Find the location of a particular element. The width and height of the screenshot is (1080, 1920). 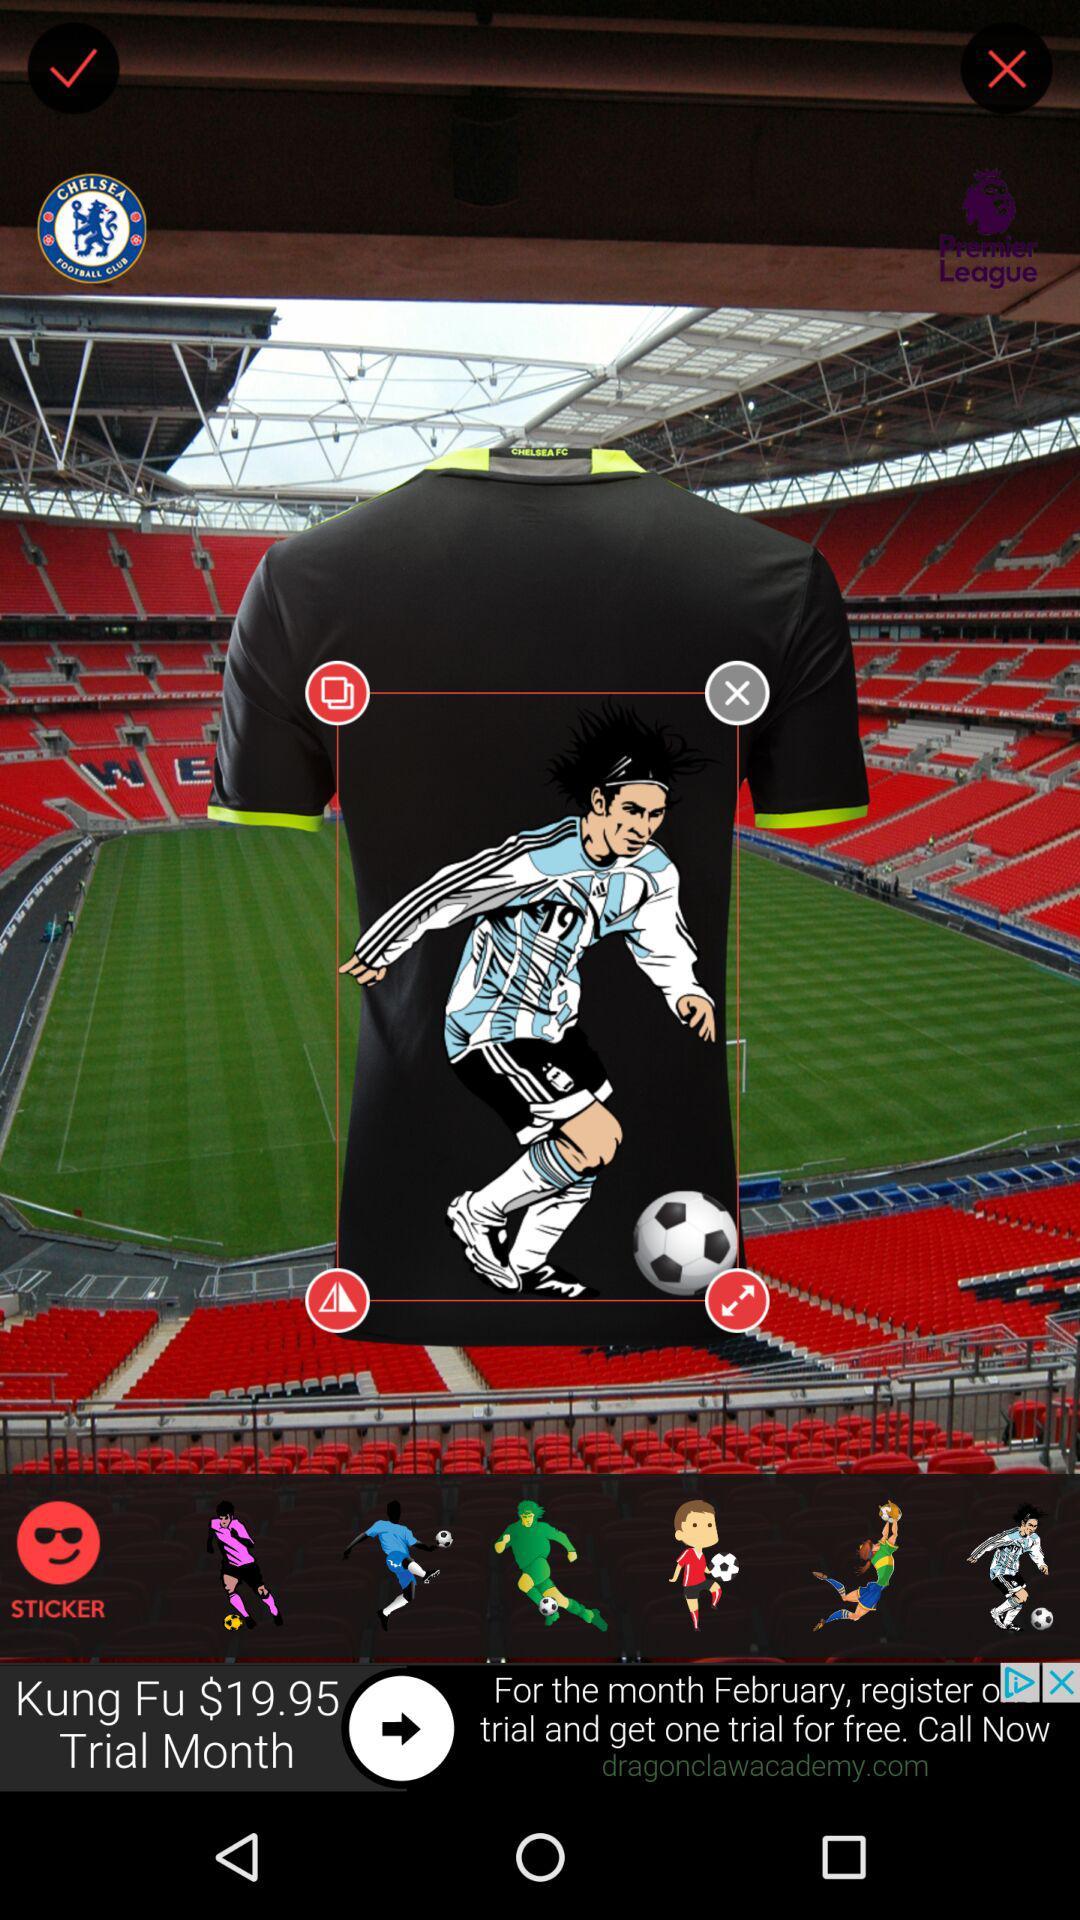

like the item is located at coordinates (72, 68).